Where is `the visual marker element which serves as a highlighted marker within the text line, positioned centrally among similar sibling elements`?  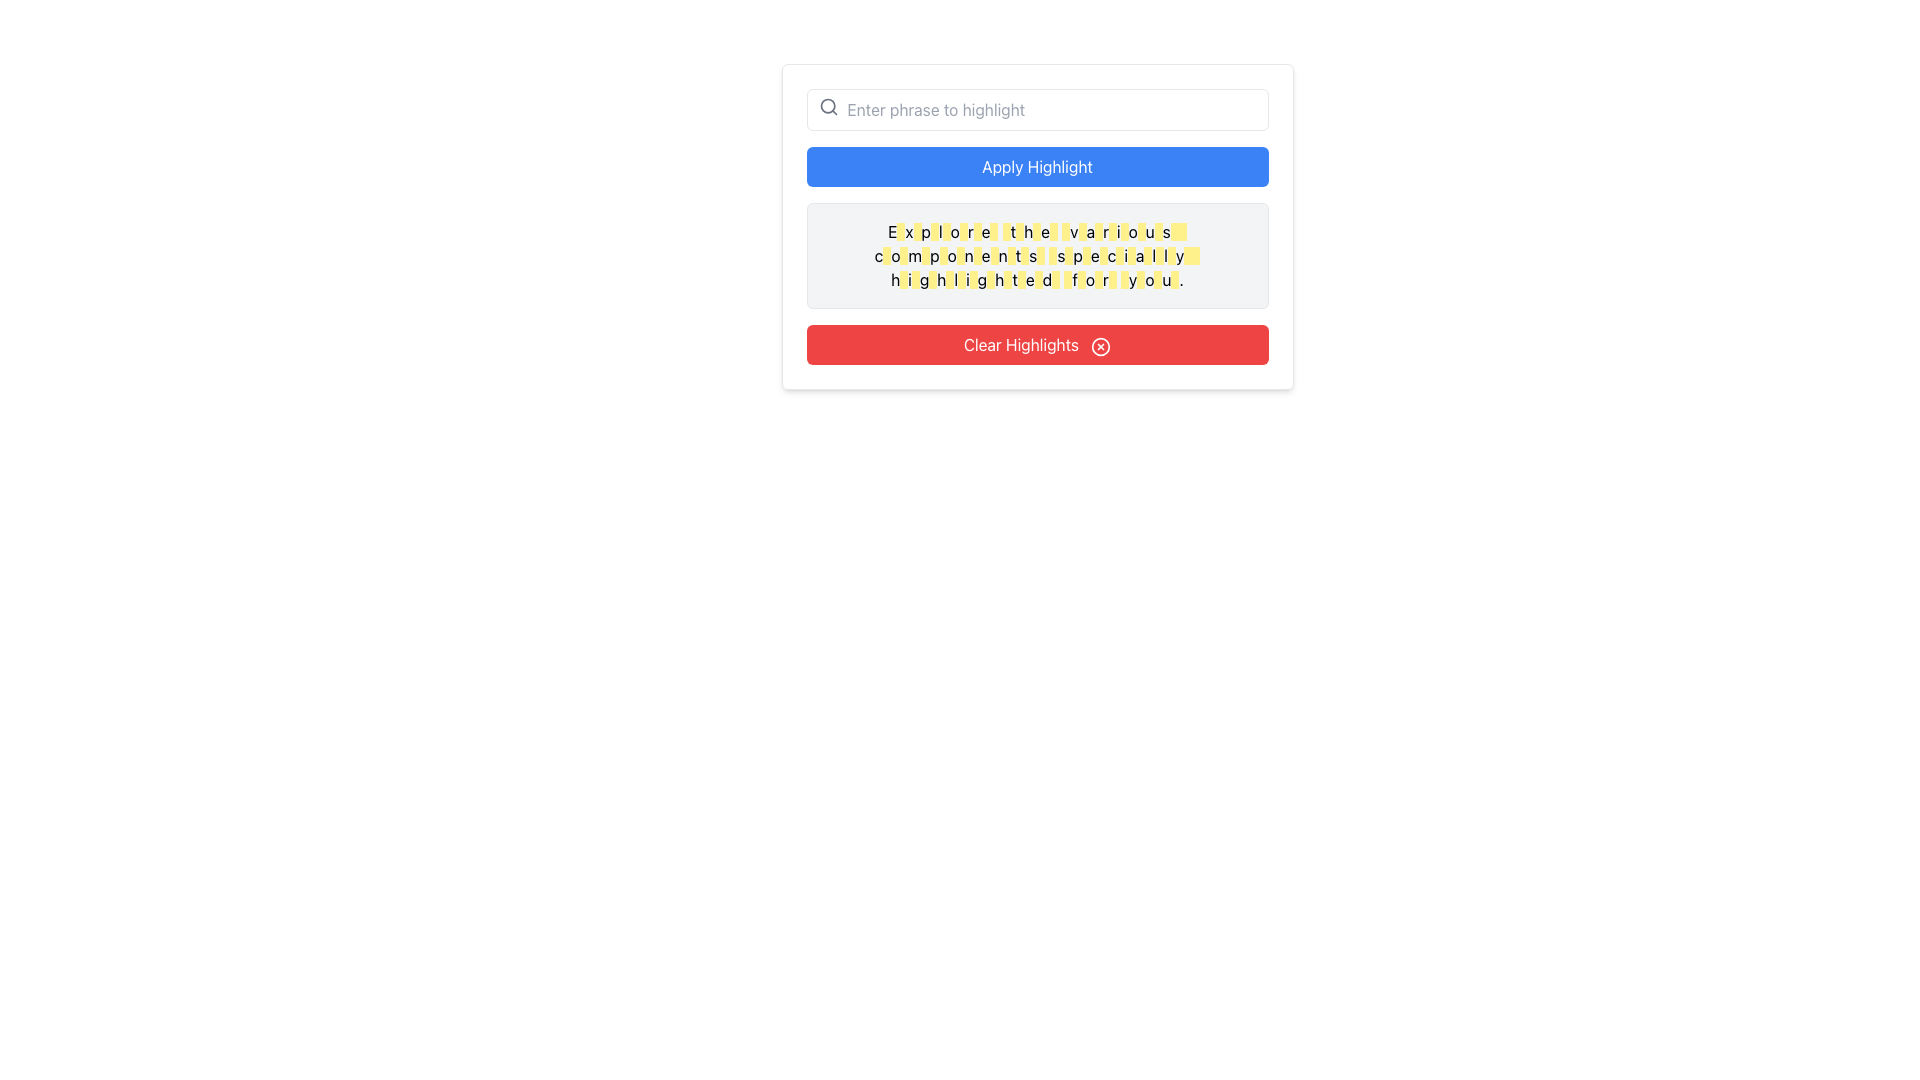
the visual marker element which serves as a highlighted marker within the text line, positioned centrally among similar sibling elements is located at coordinates (991, 280).